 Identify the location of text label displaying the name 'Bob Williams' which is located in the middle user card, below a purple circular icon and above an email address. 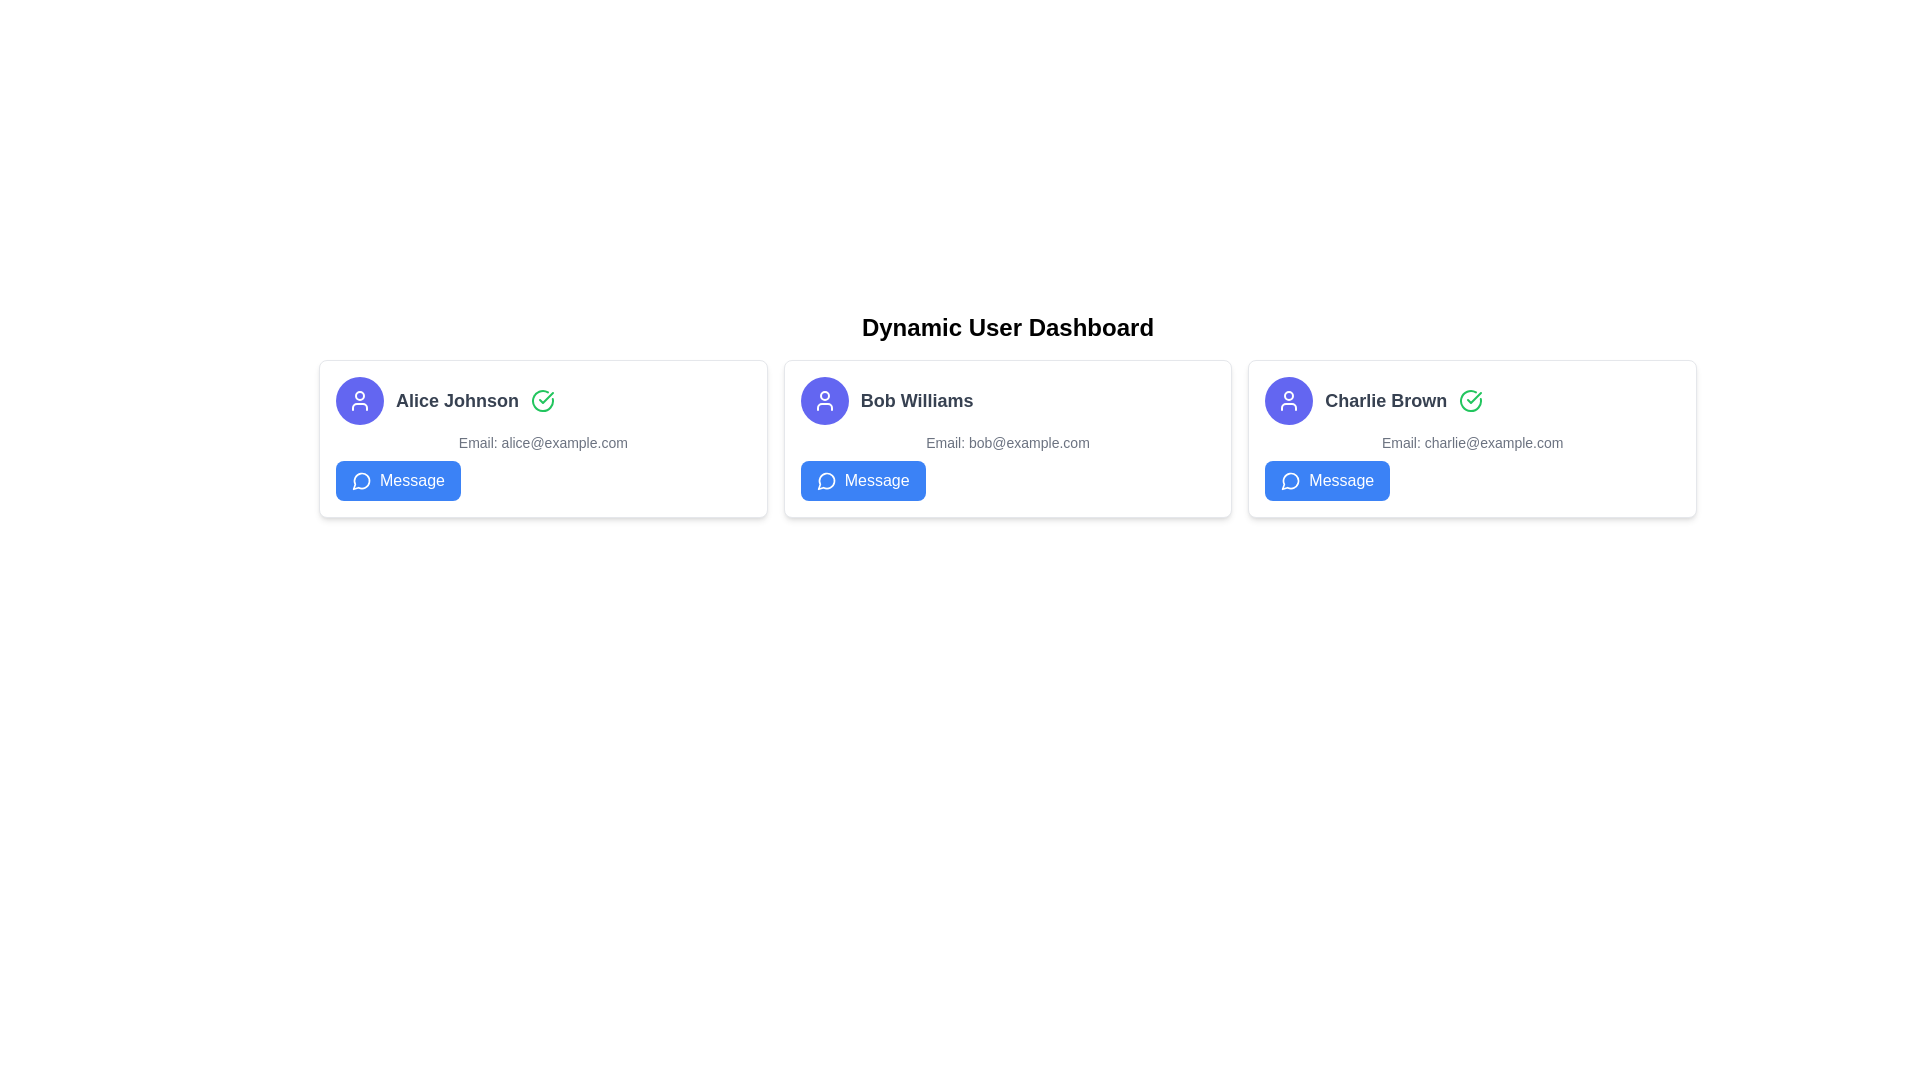
(916, 401).